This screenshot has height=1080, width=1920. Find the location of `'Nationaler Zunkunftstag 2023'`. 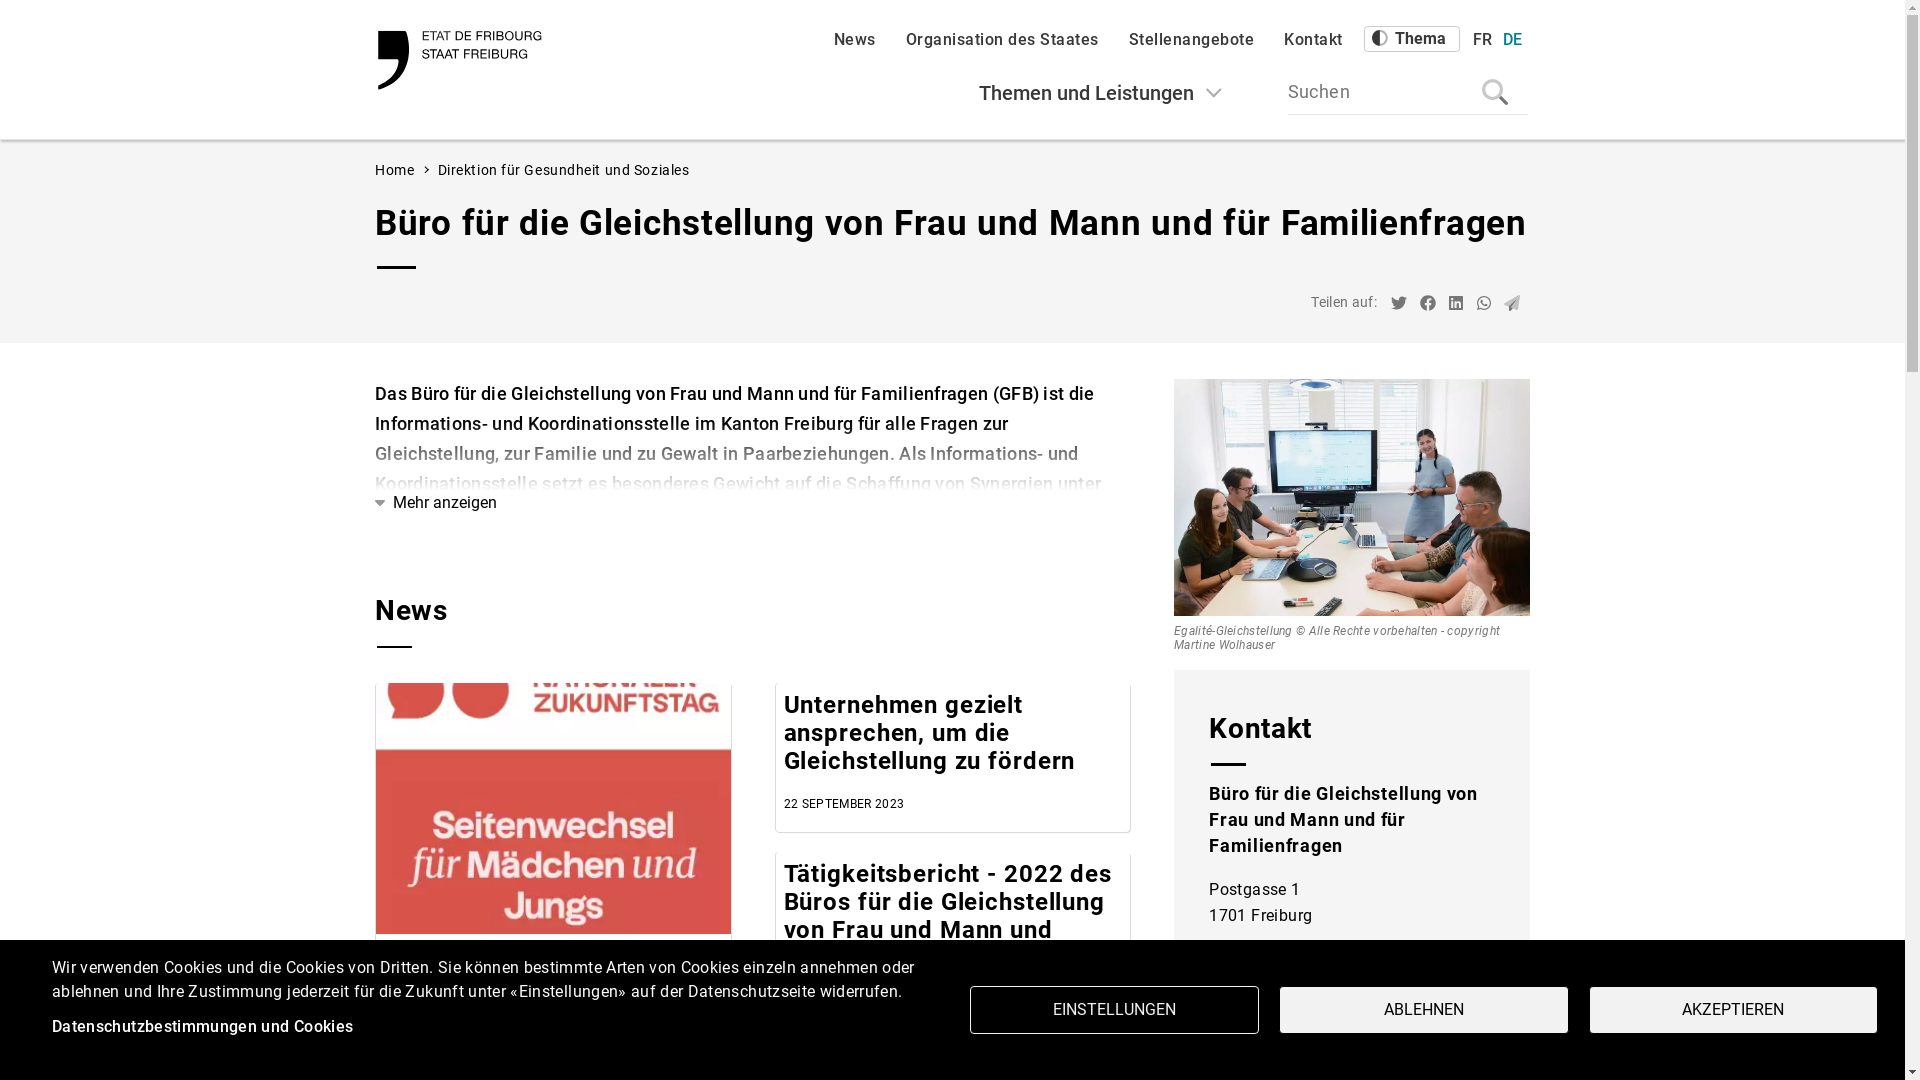

'Nationaler Zunkunftstag 2023' is located at coordinates (553, 807).